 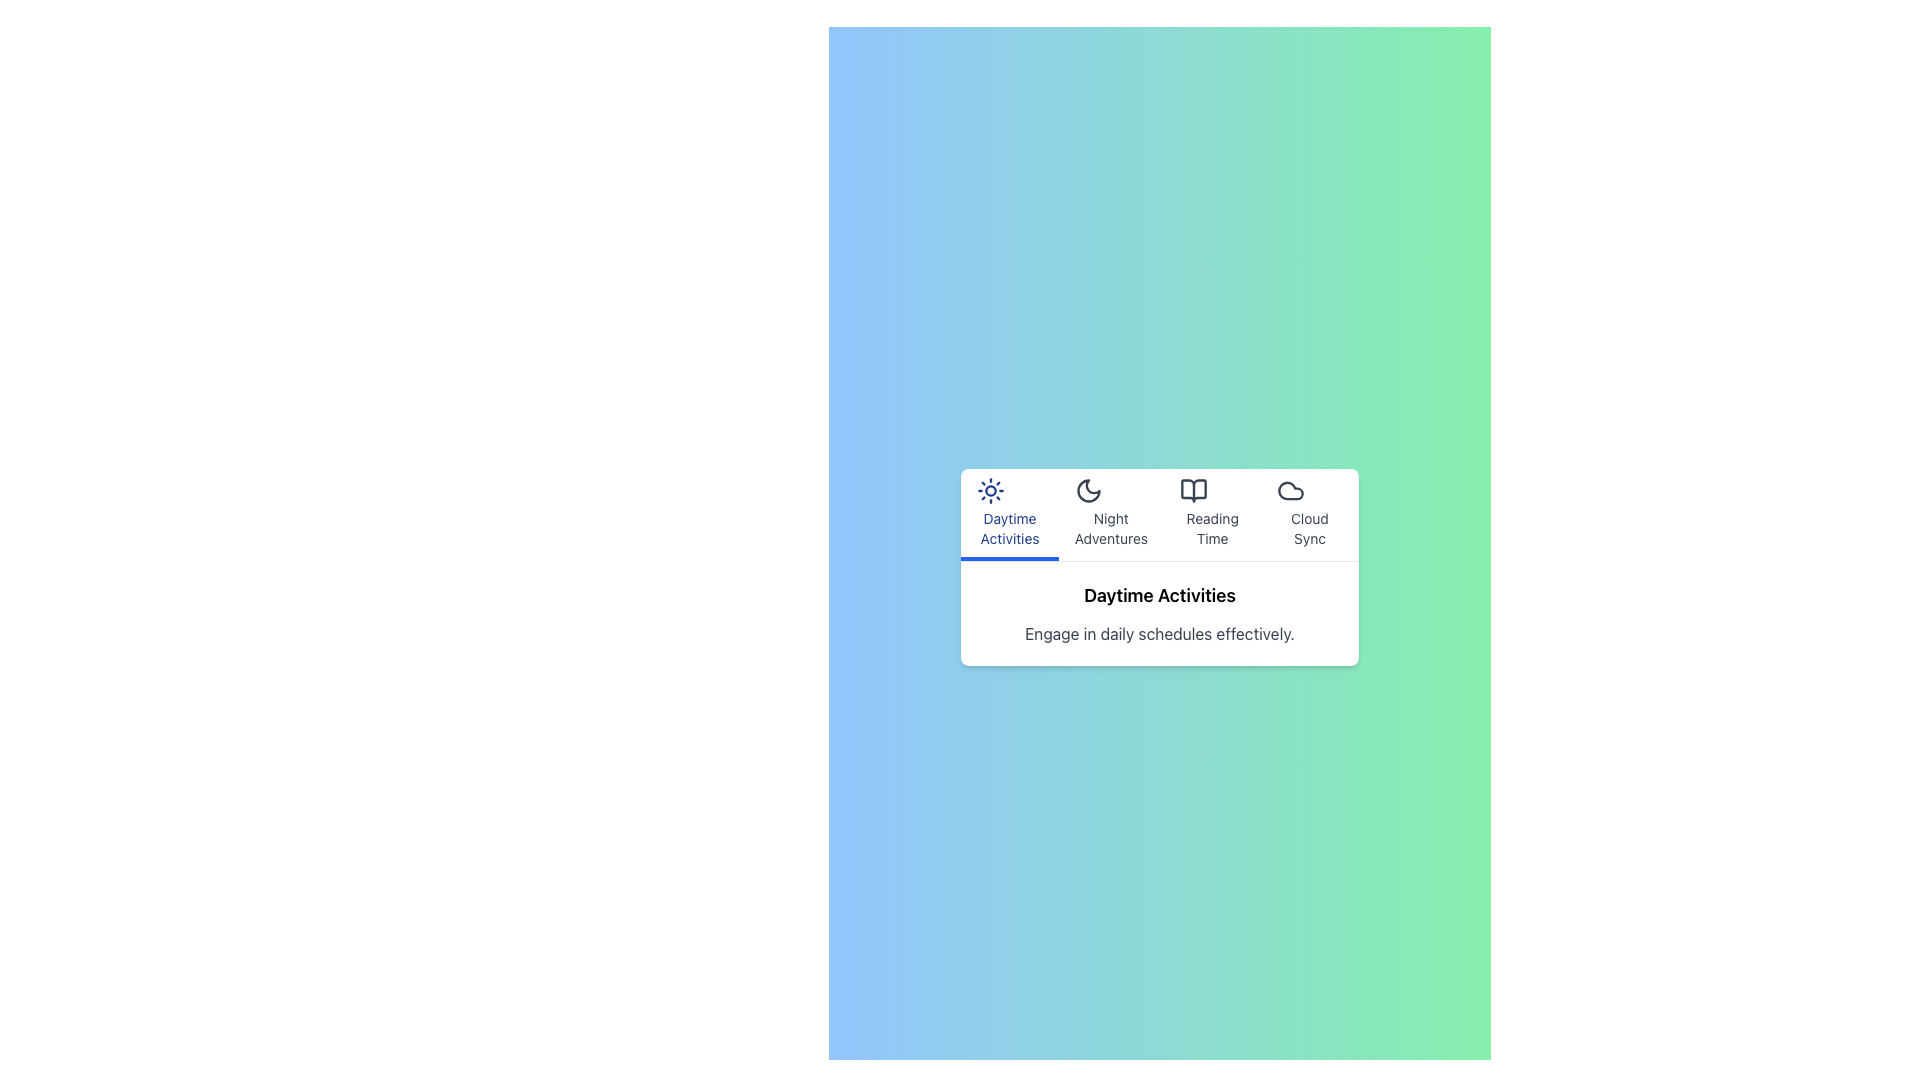 I want to click on the 'Reading Time' icon, which is the third icon from the left in a row of four icons located above the 'Daytime Activities' text, so click(x=1194, y=490).